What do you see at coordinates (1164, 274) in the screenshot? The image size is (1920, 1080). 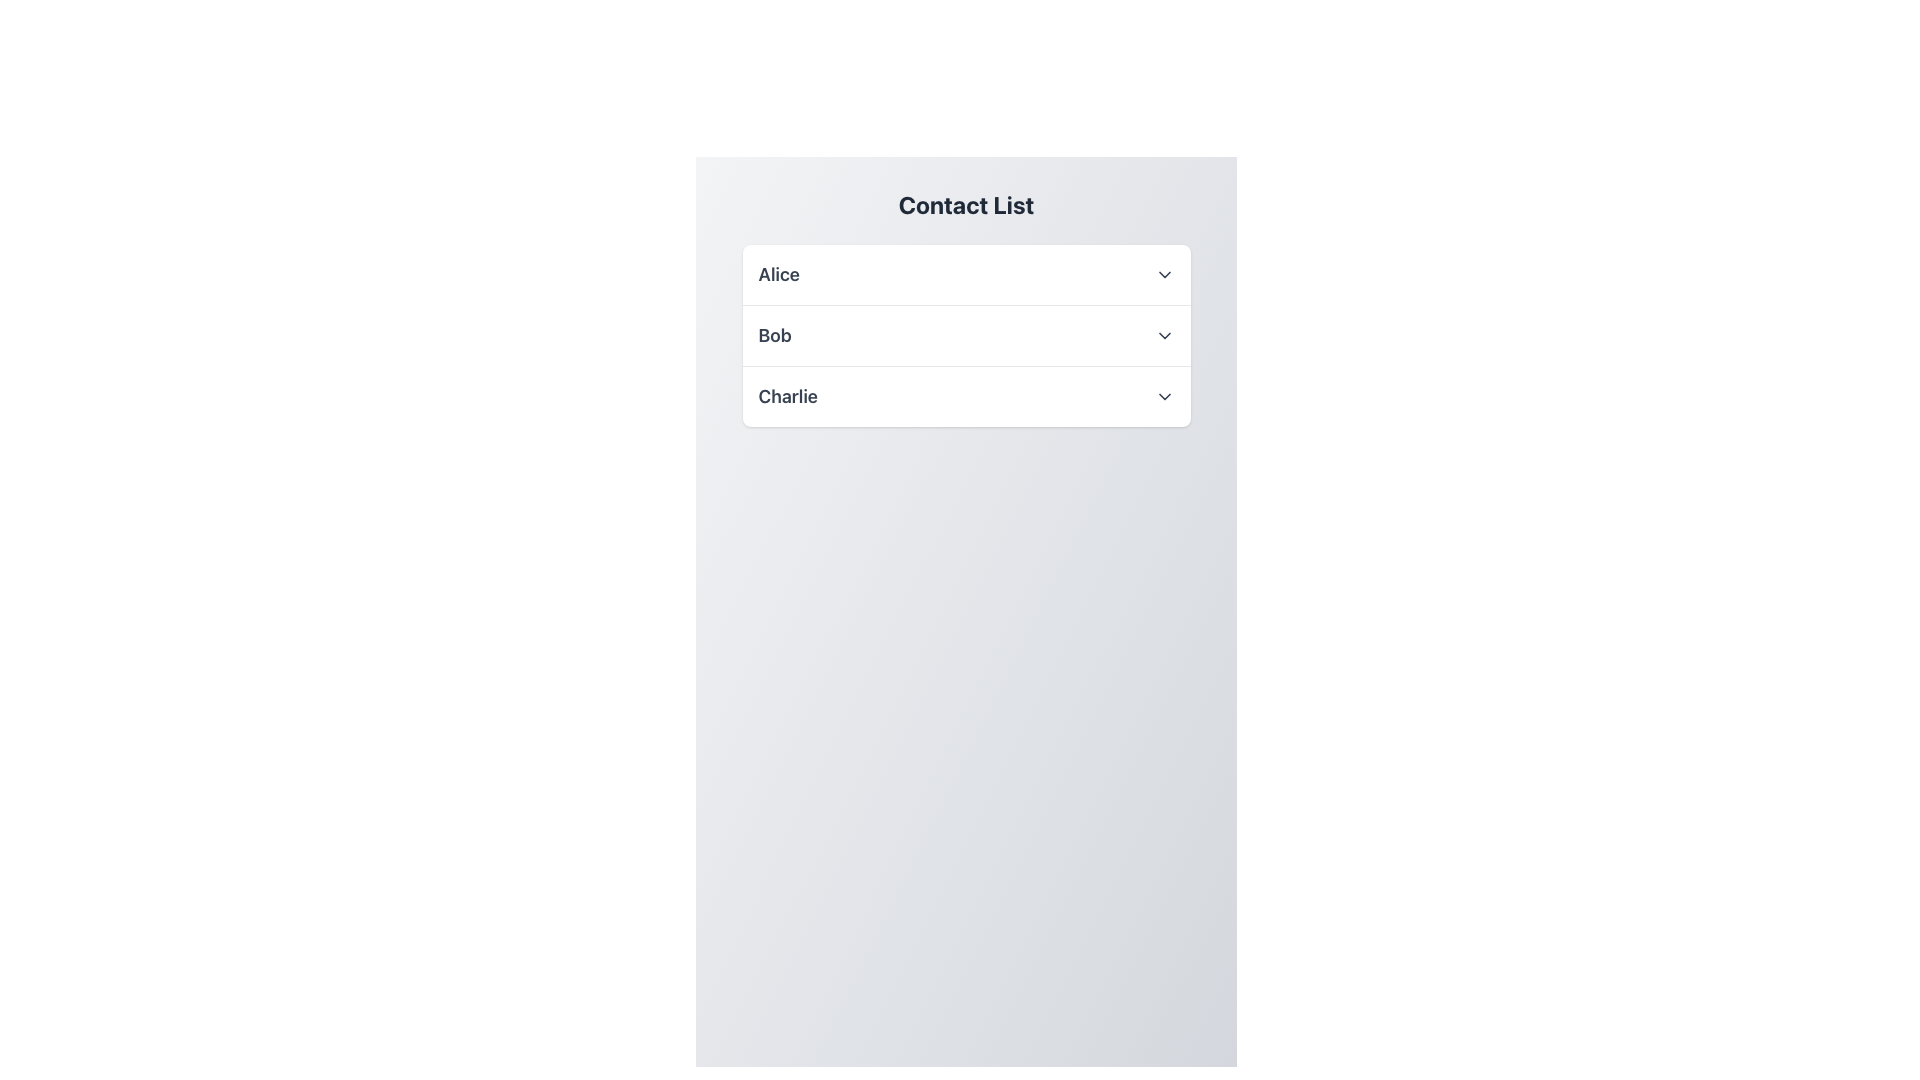 I see `the downward-pointing chevron icon located to the far-right of the 'Alice' label` at bounding box center [1164, 274].